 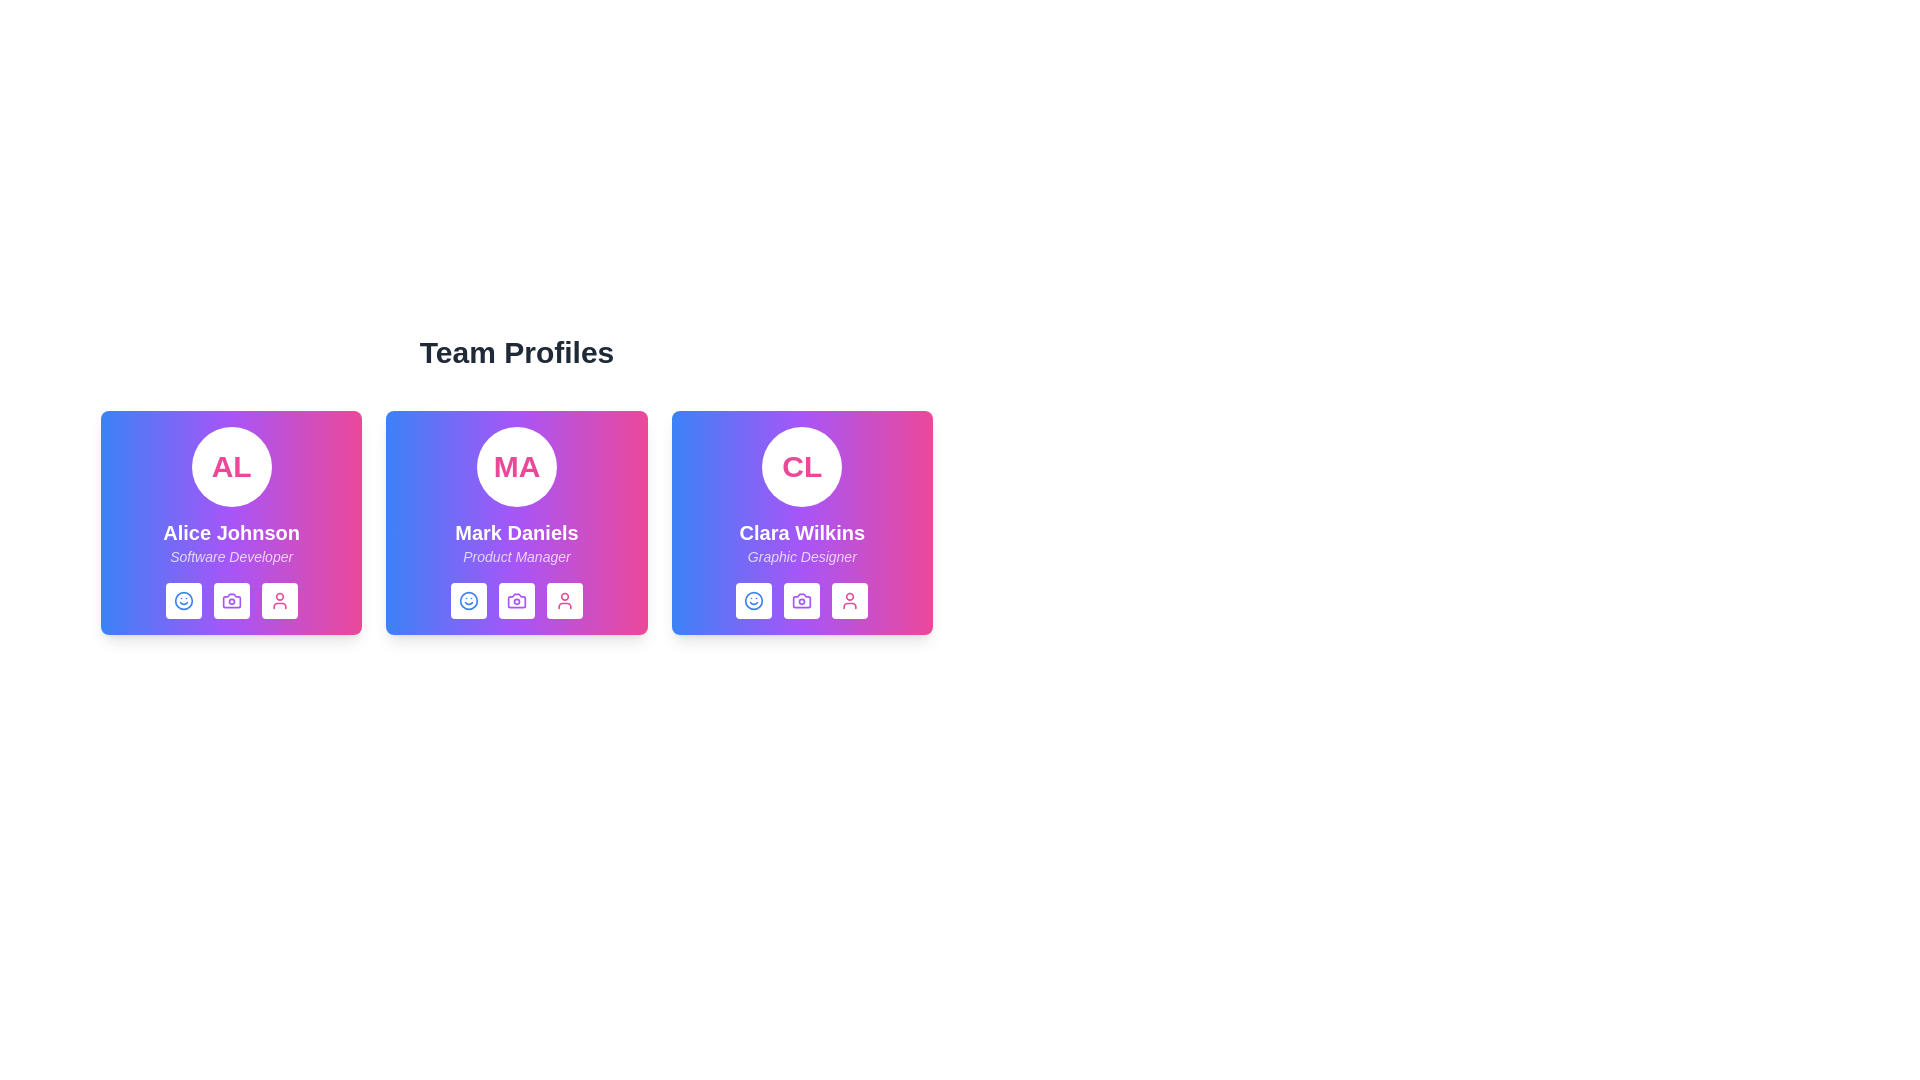 I want to click on the Text Label that identifies the individual in the middle card of the three team profiles, located beneath the circular avatar labeled 'MA' and above the subtitle 'Product Manager', so click(x=517, y=531).